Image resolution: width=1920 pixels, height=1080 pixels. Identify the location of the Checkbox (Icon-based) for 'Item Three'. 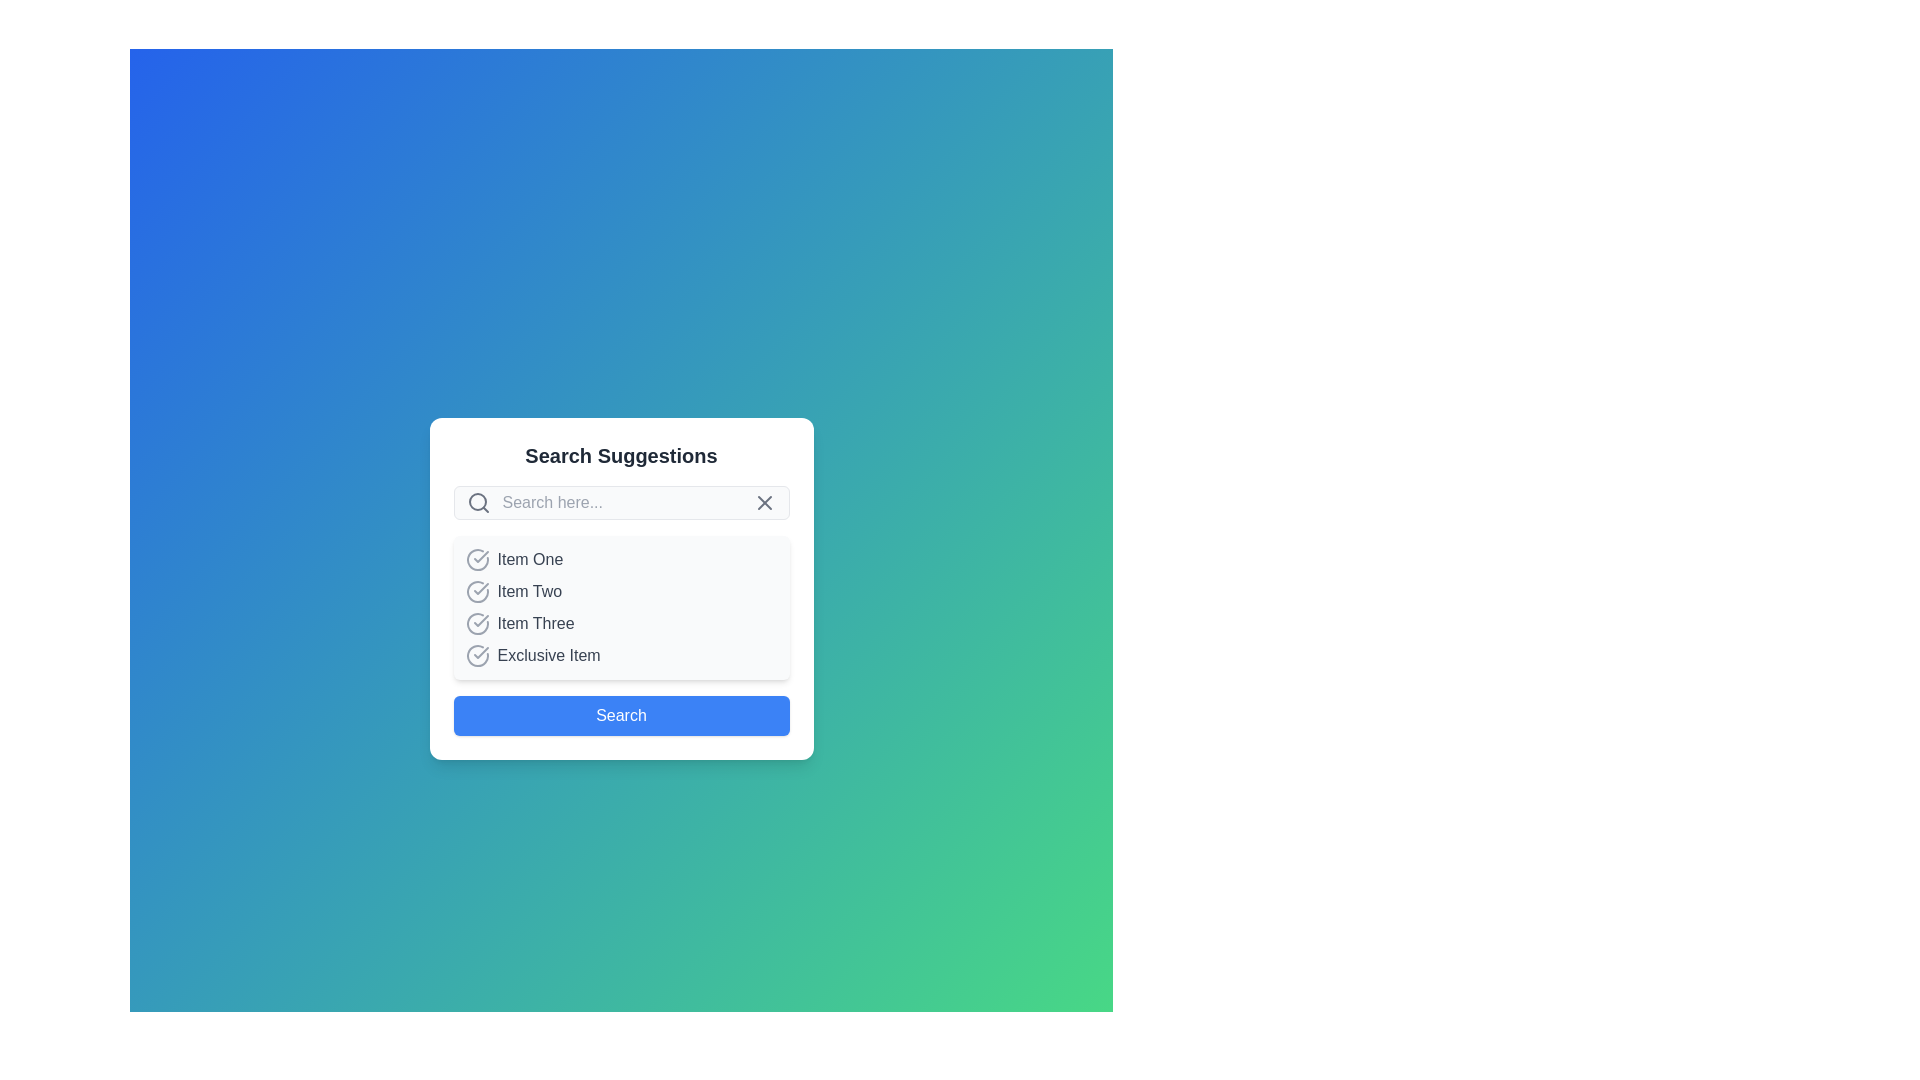
(476, 623).